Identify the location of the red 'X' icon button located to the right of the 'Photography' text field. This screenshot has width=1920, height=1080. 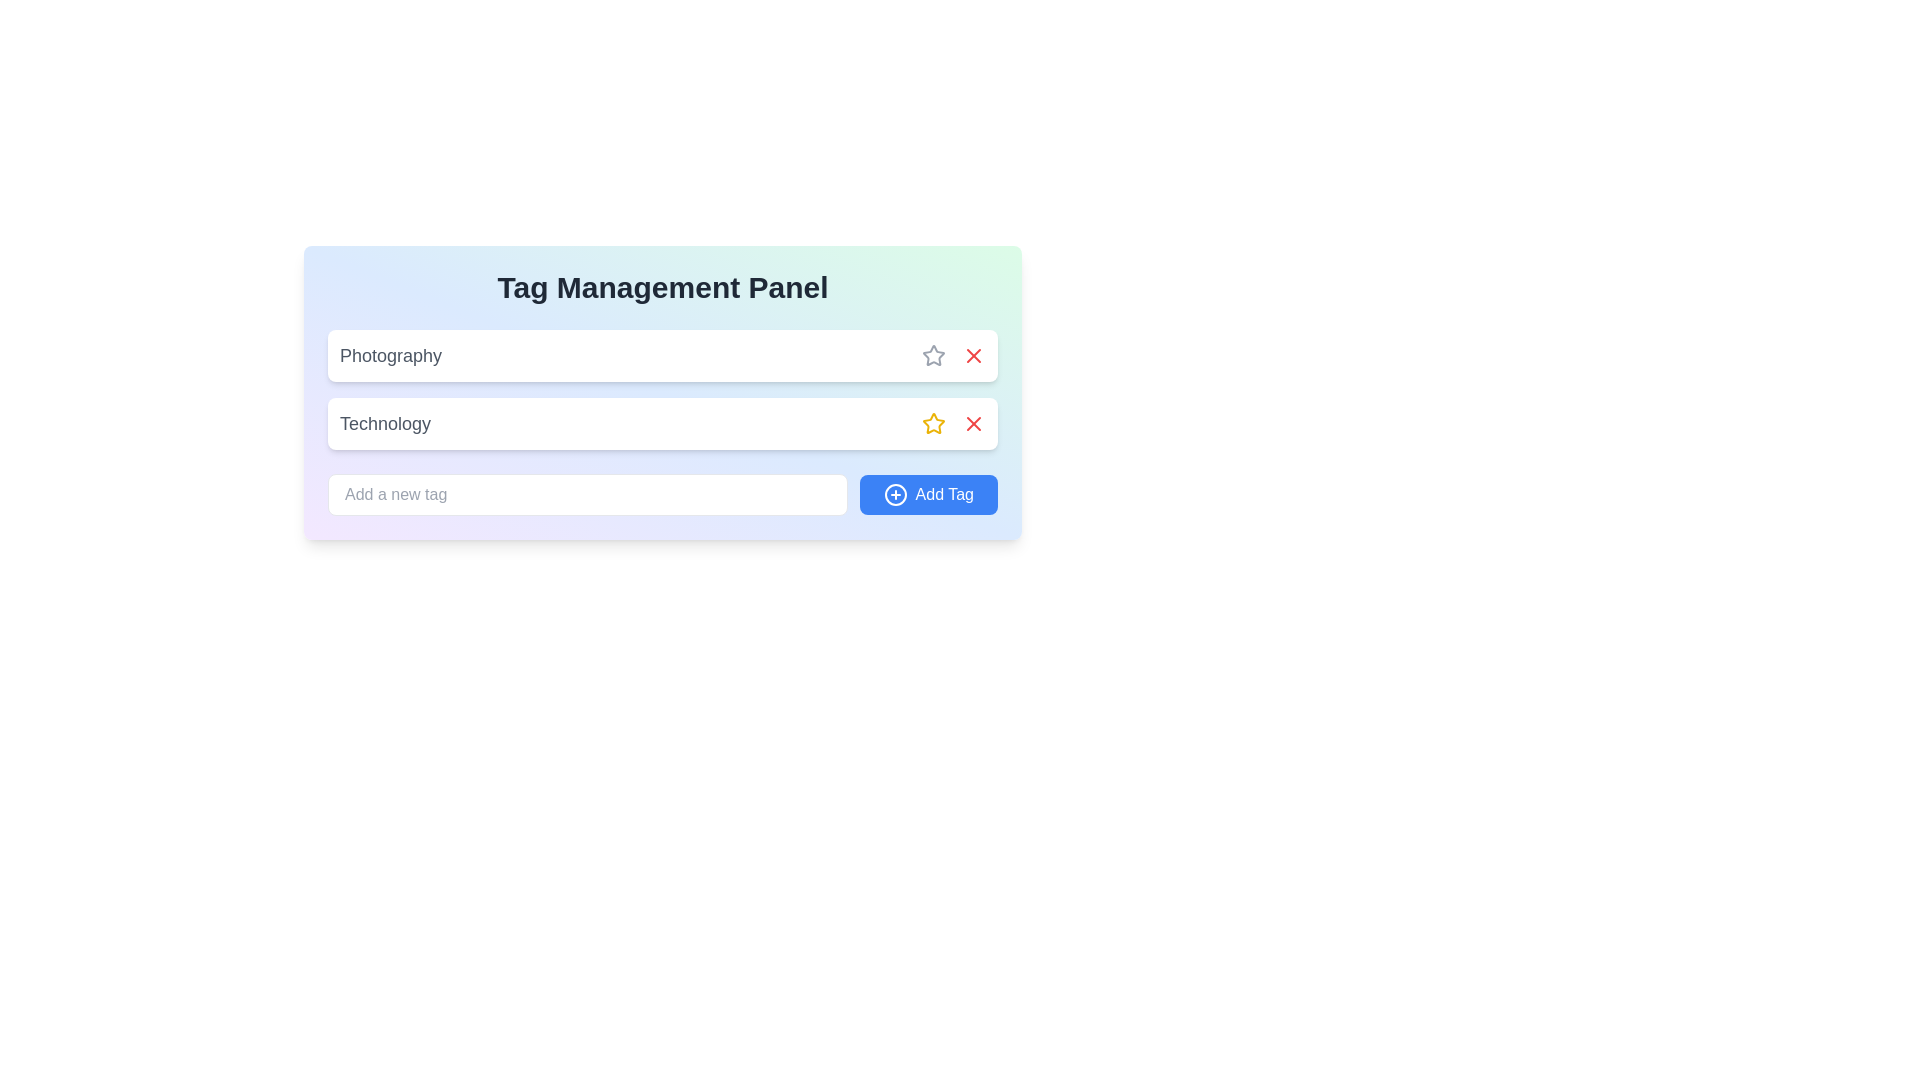
(974, 354).